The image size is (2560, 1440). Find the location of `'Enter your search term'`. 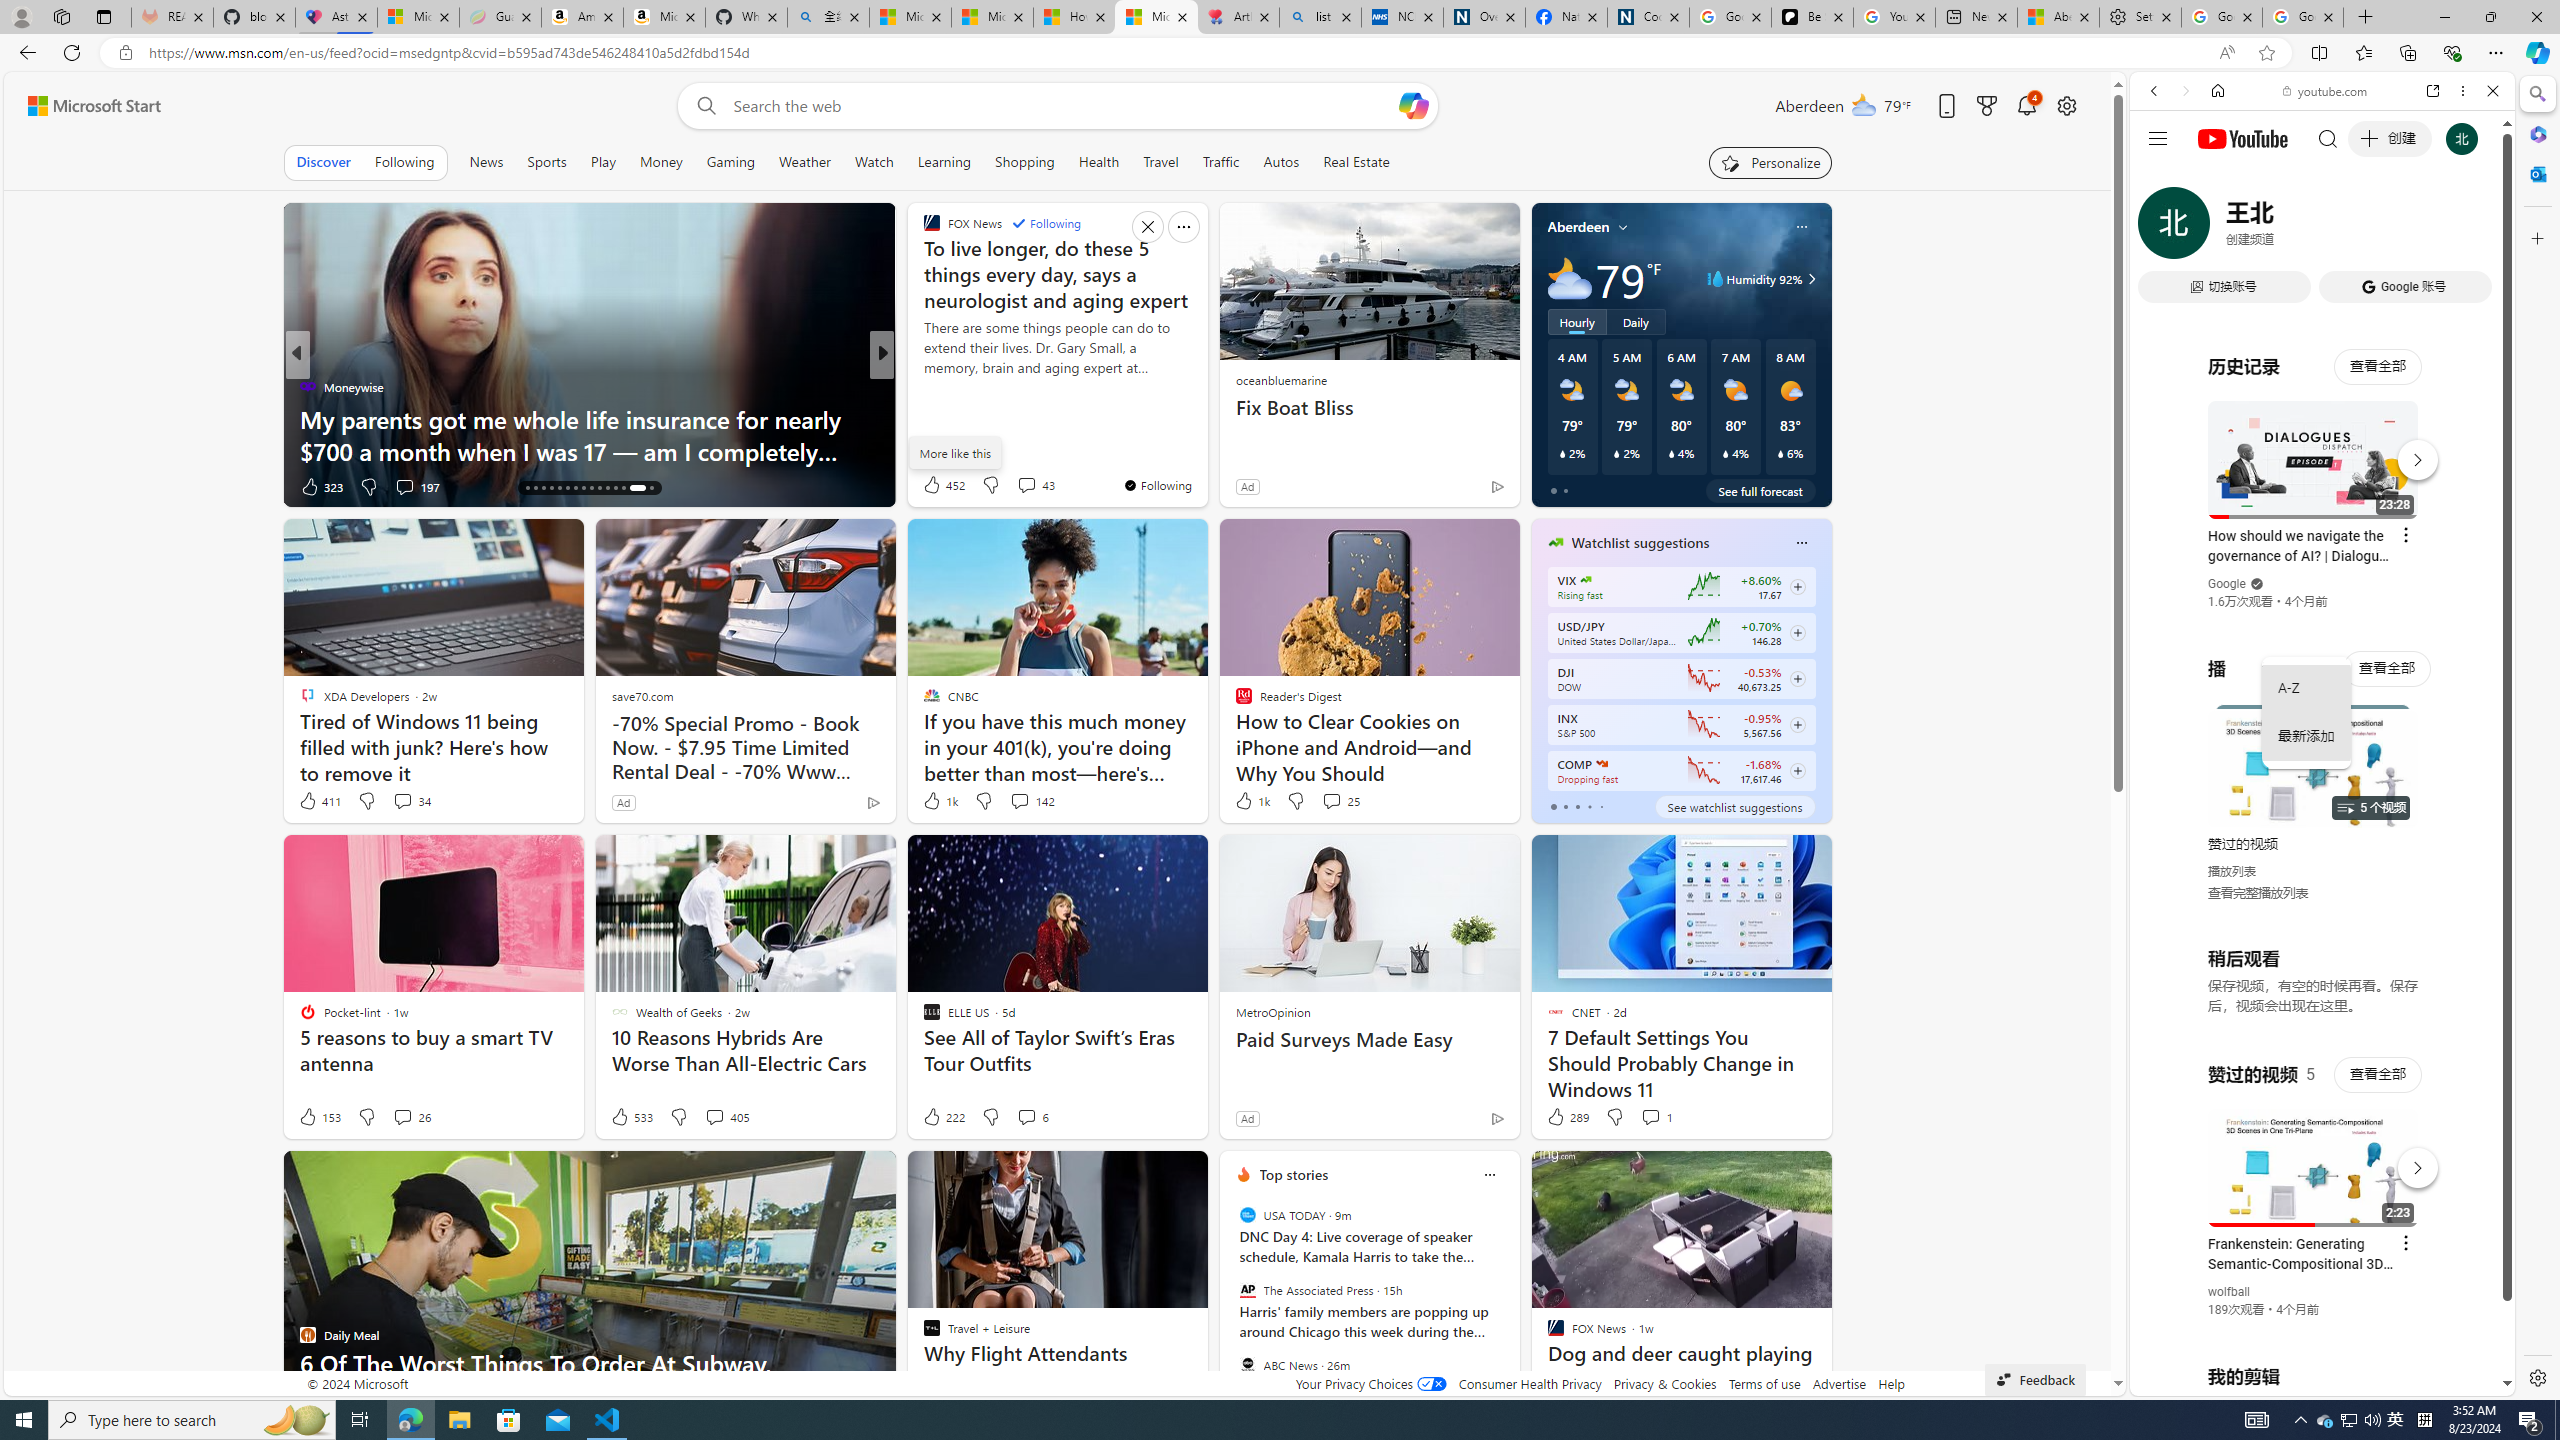

'Enter your search term' is located at coordinates (1061, 104).